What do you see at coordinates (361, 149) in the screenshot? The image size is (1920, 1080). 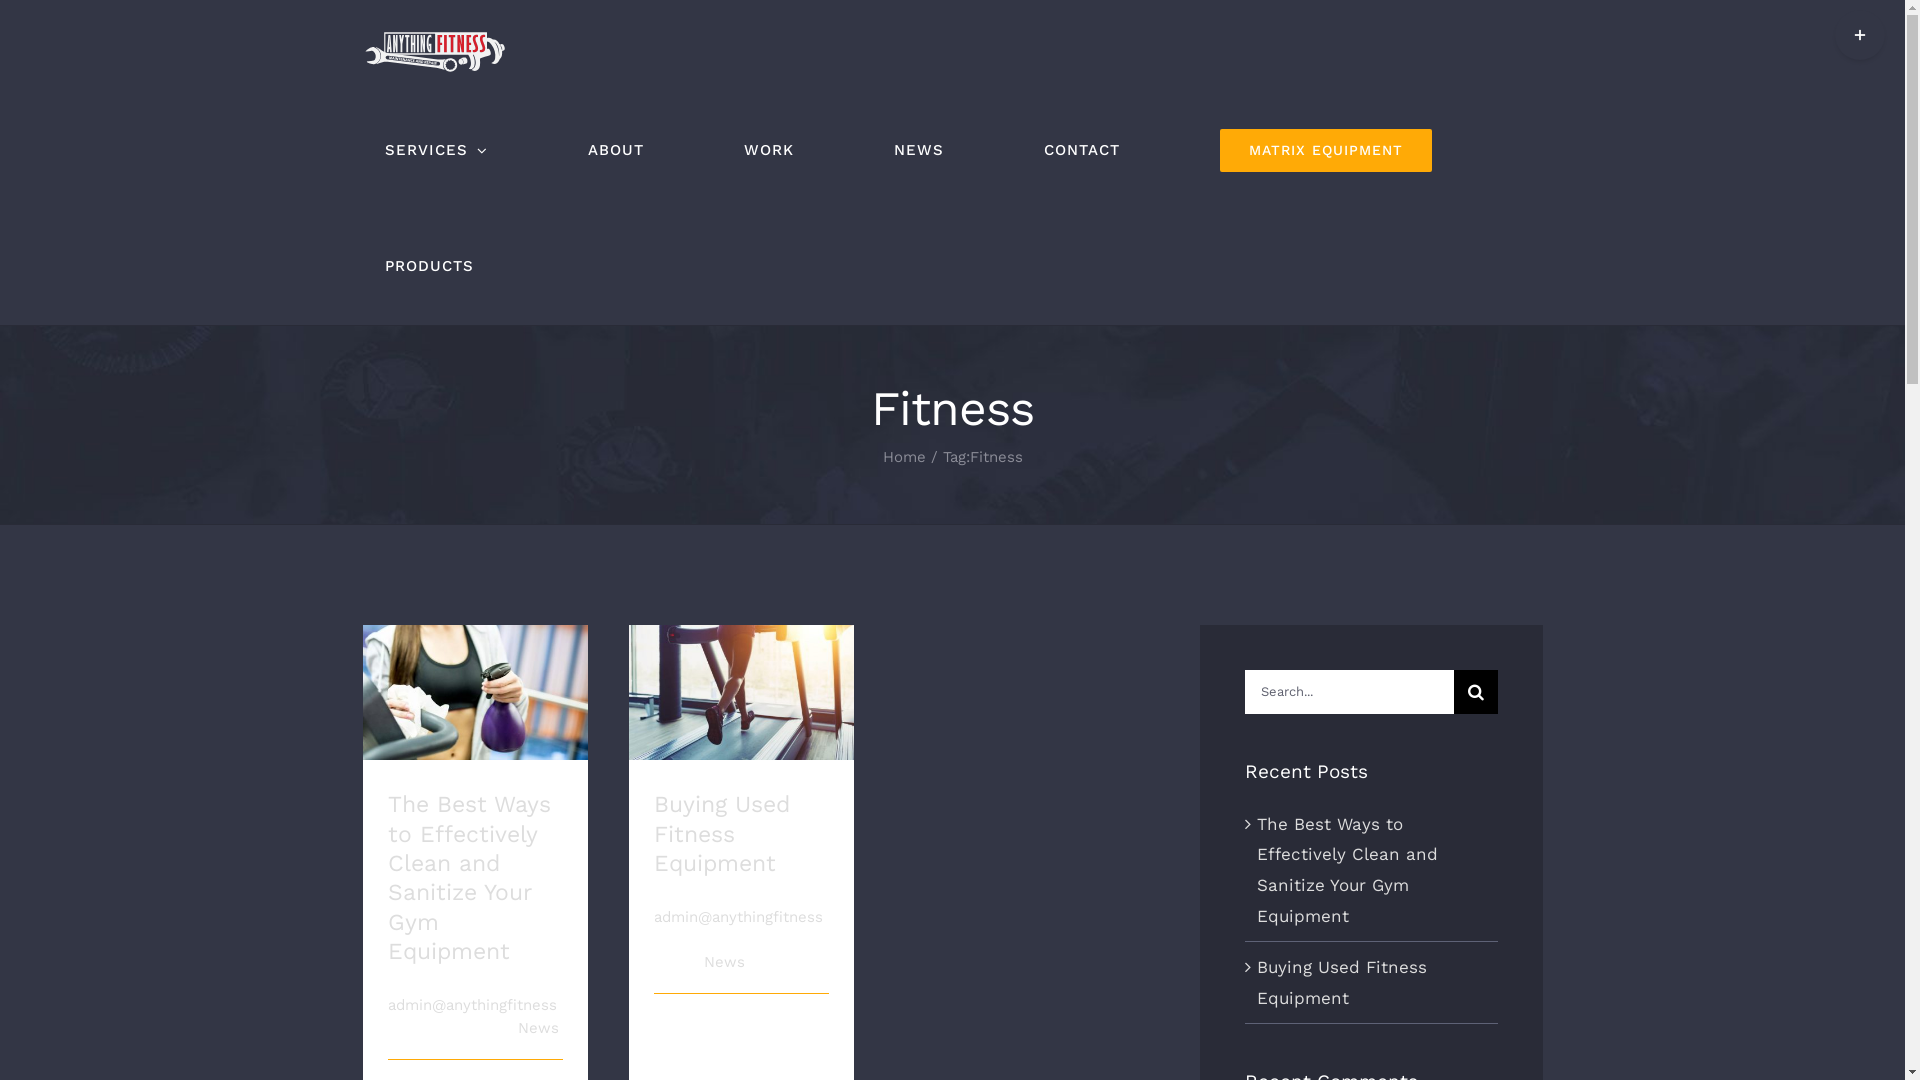 I see `'SERVICES'` at bounding box center [361, 149].